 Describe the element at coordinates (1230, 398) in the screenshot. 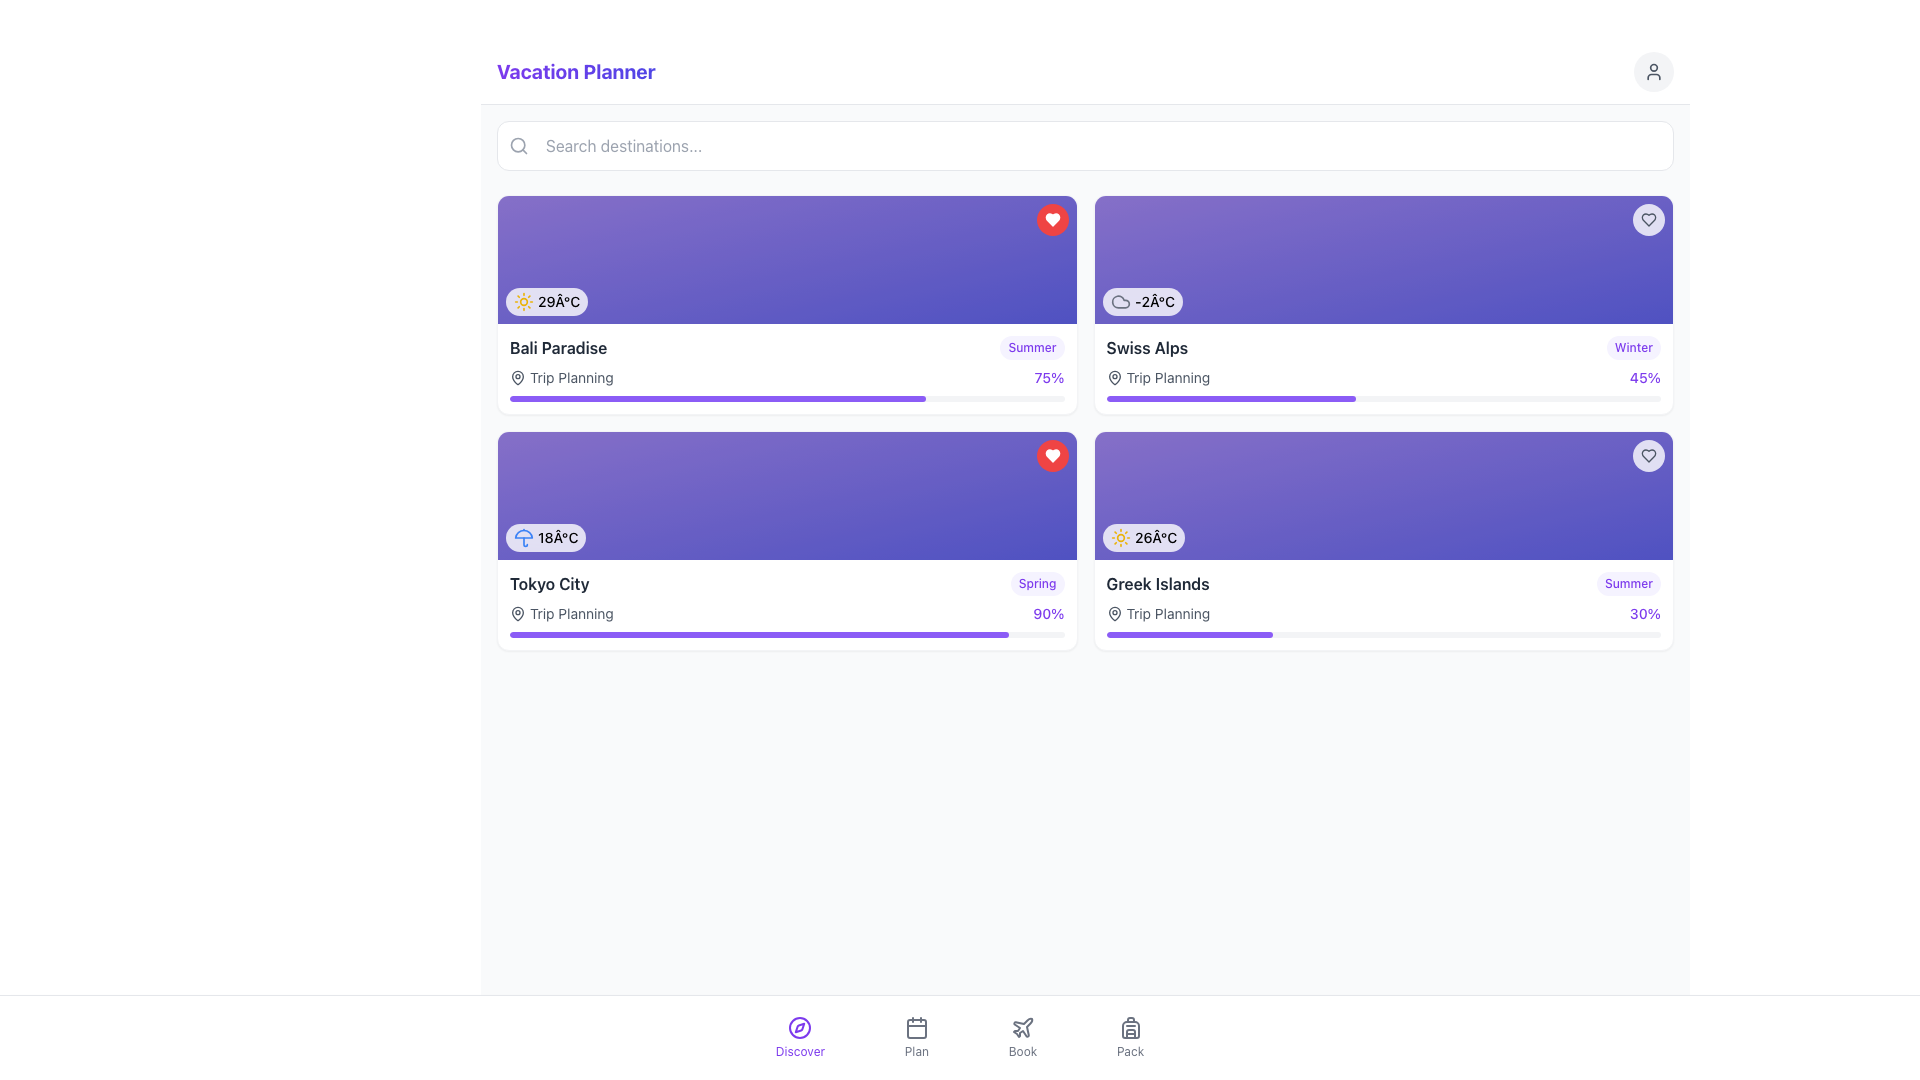

I see `the progress bar segment that visually indicates approximately 45% completion within the task, located beneath the 'Swiss Alps' card` at that location.